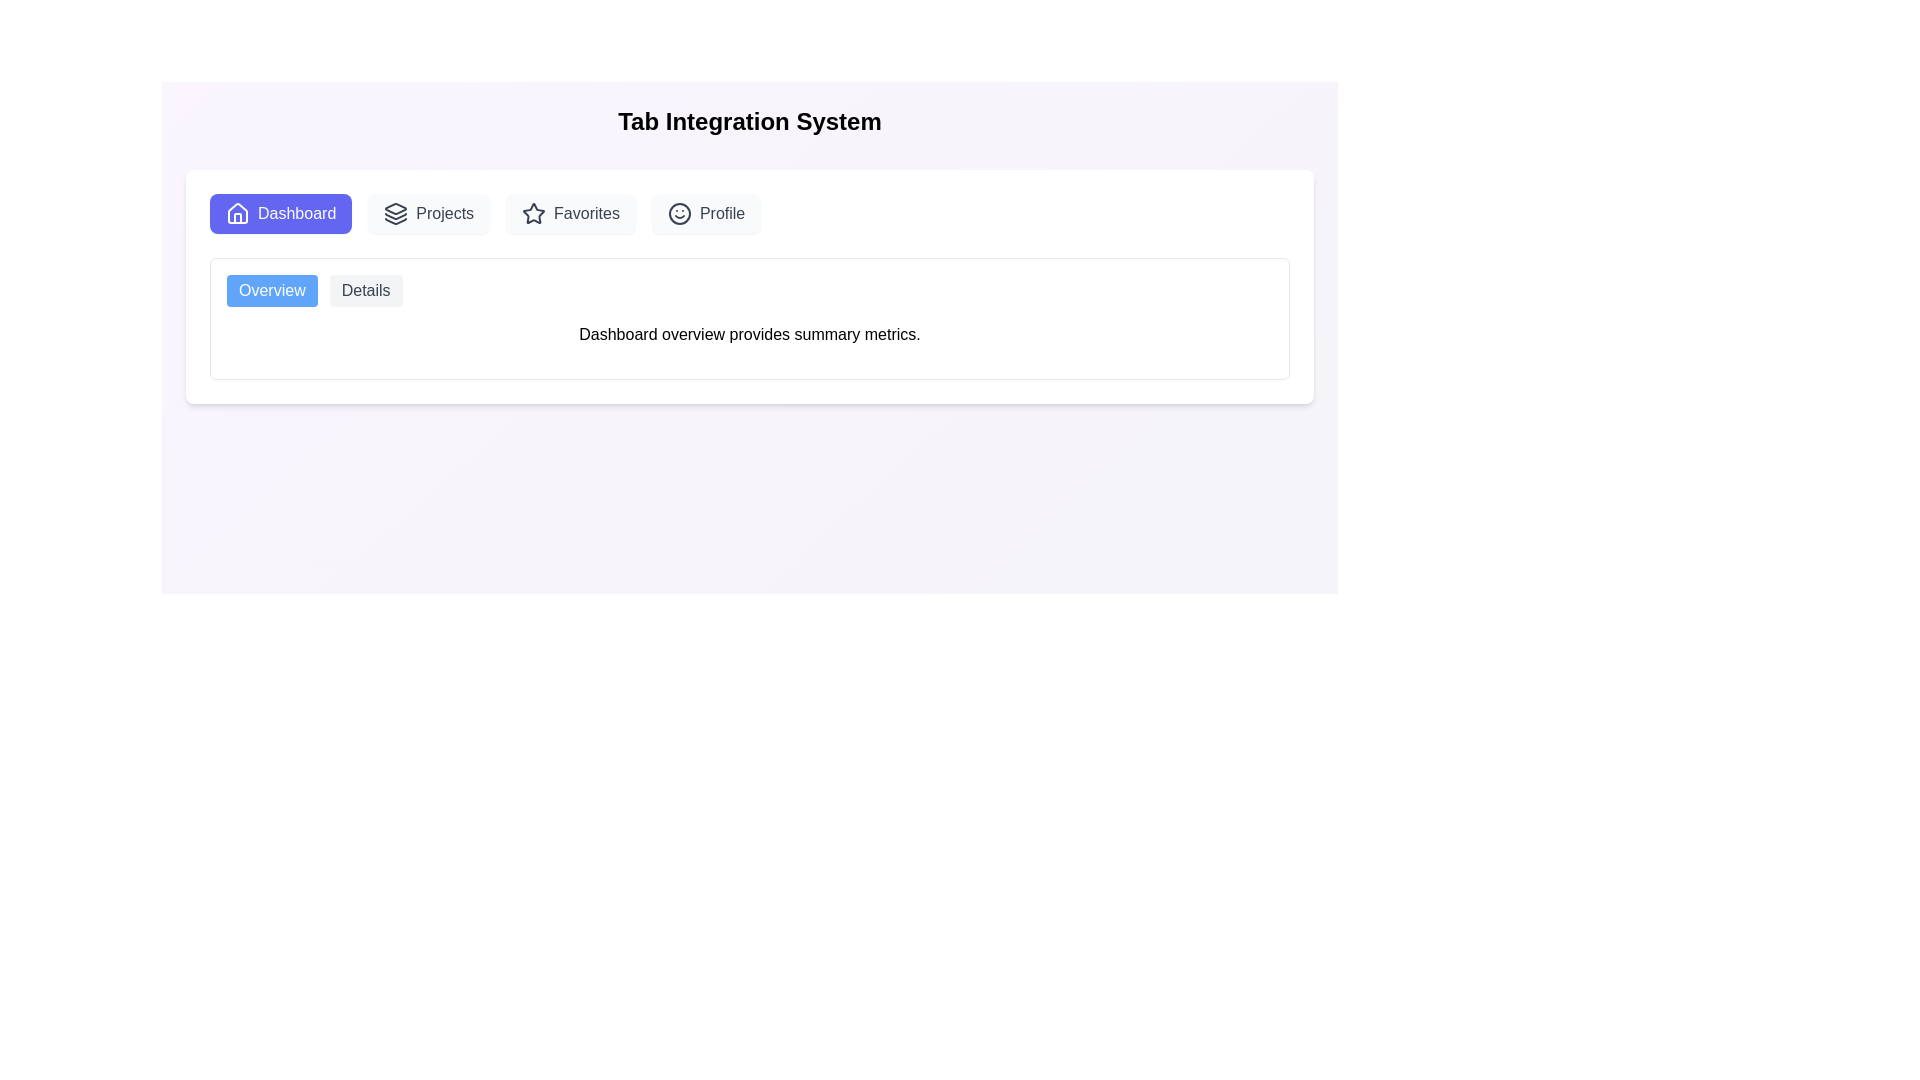 This screenshot has width=1920, height=1080. What do you see at coordinates (748, 122) in the screenshot?
I see `the static text heading that displays 'Tab Integration System', which is bold and centered at the top of the interface` at bounding box center [748, 122].